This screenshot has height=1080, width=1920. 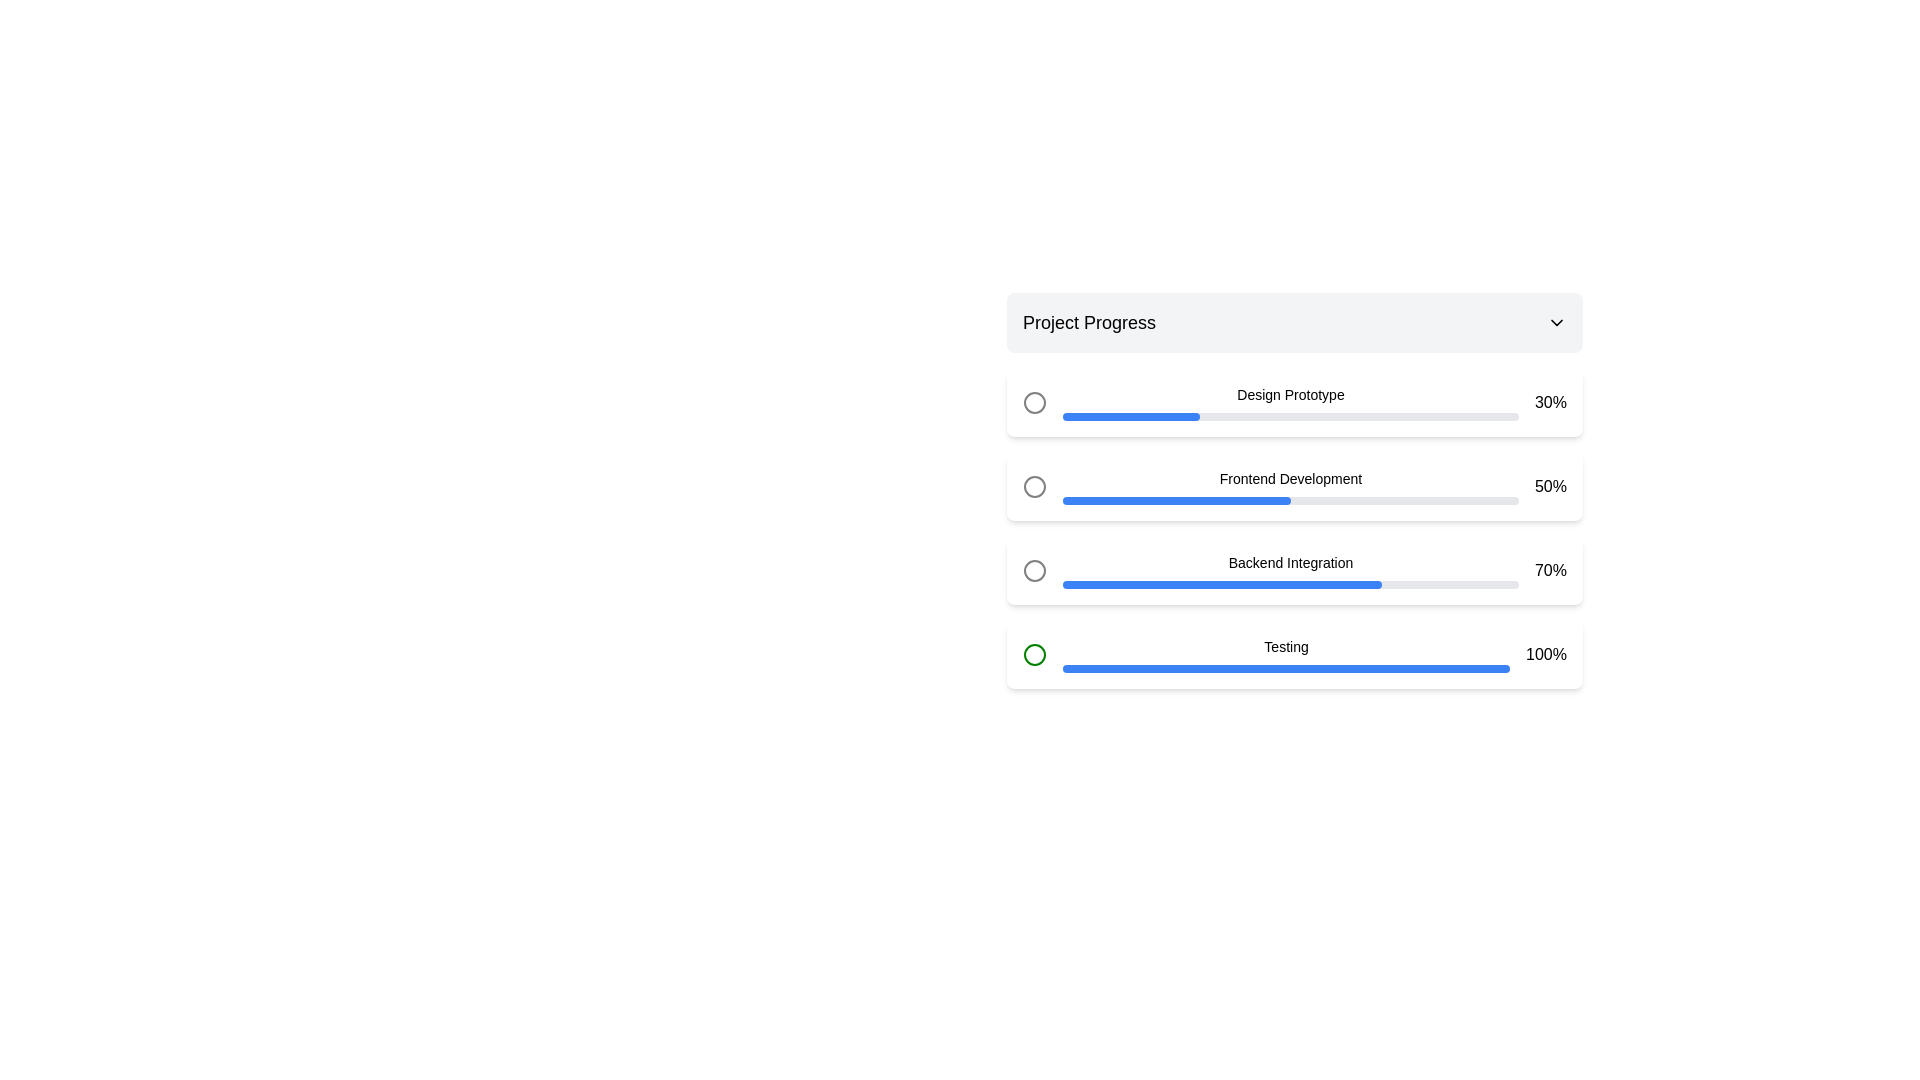 What do you see at coordinates (1035, 655) in the screenshot?
I see `the circular icon that serves as a visual marker for the 'Testing' phase in the progress tracker interface, located at the left end of the 'Testing' row` at bounding box center [1035, 655].